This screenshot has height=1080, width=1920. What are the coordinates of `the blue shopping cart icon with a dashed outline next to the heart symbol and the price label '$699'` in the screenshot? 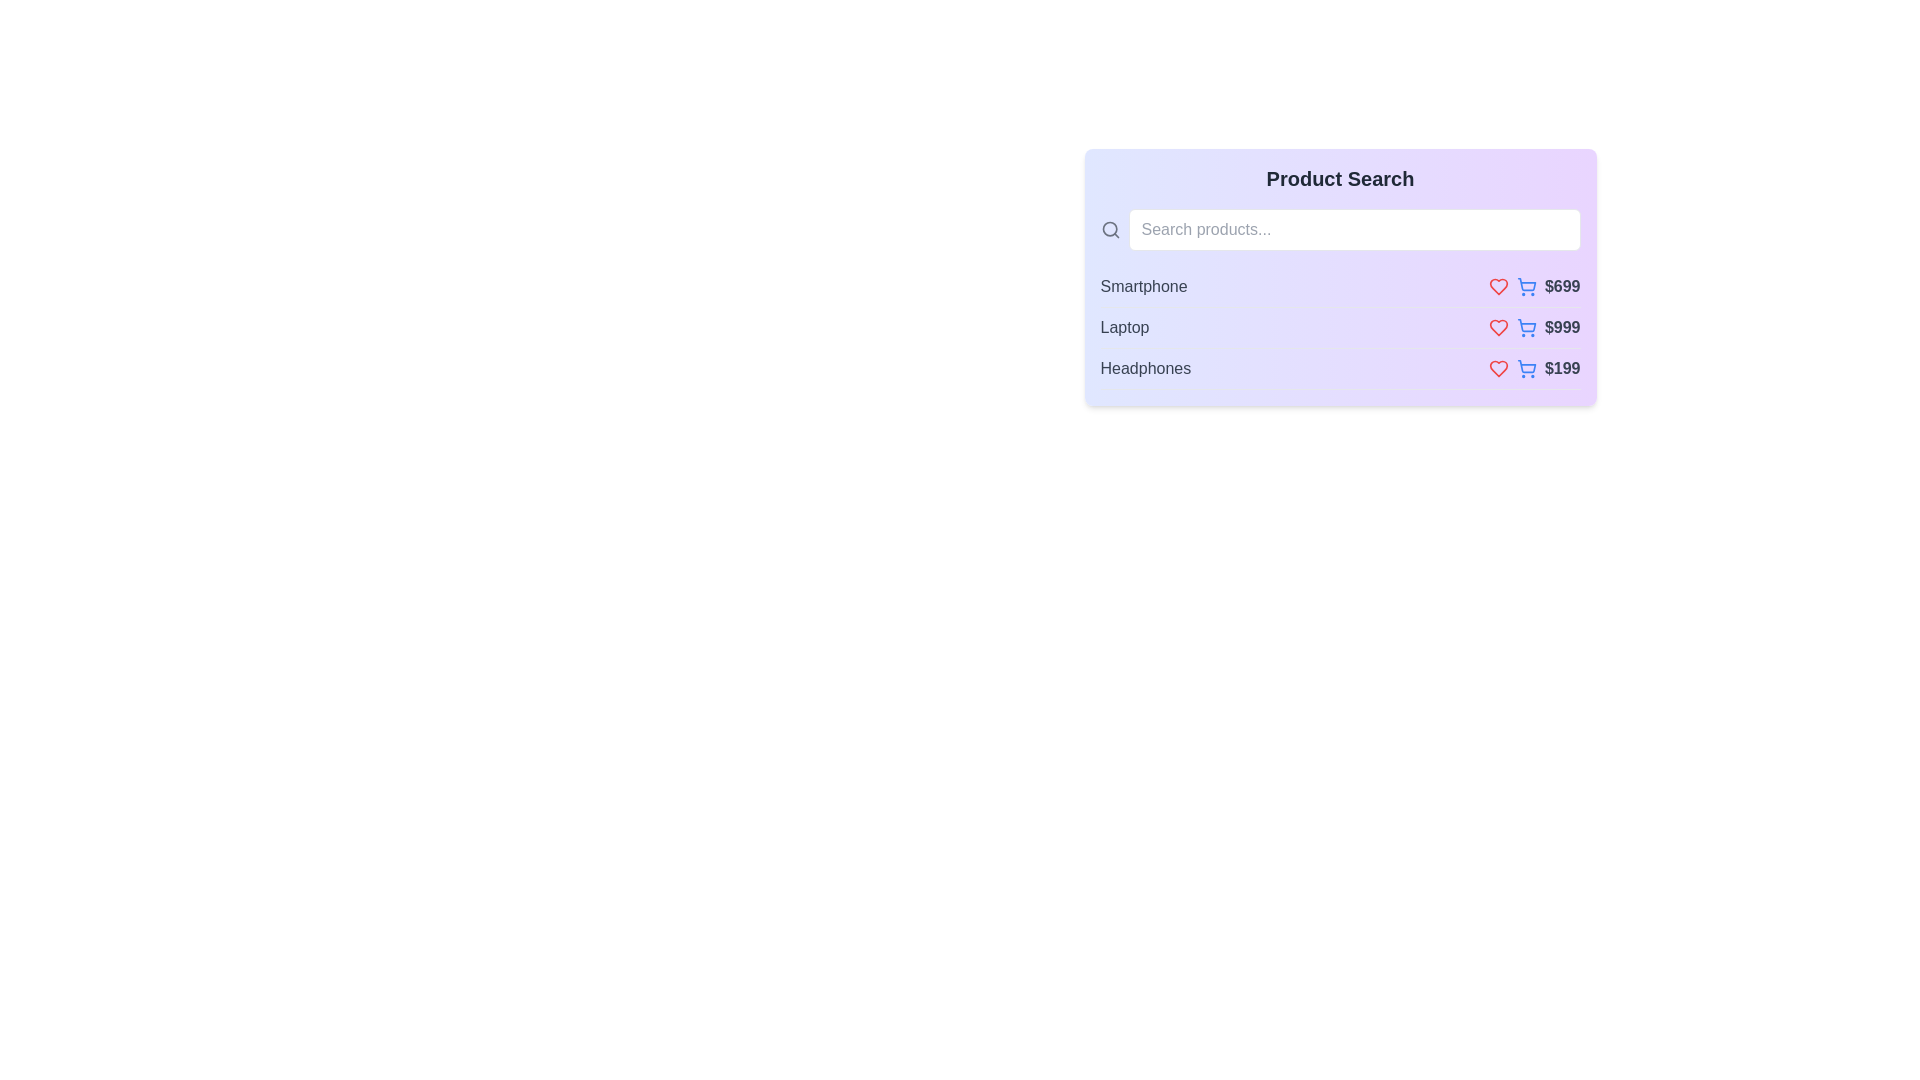 It's located at (1533, 286).